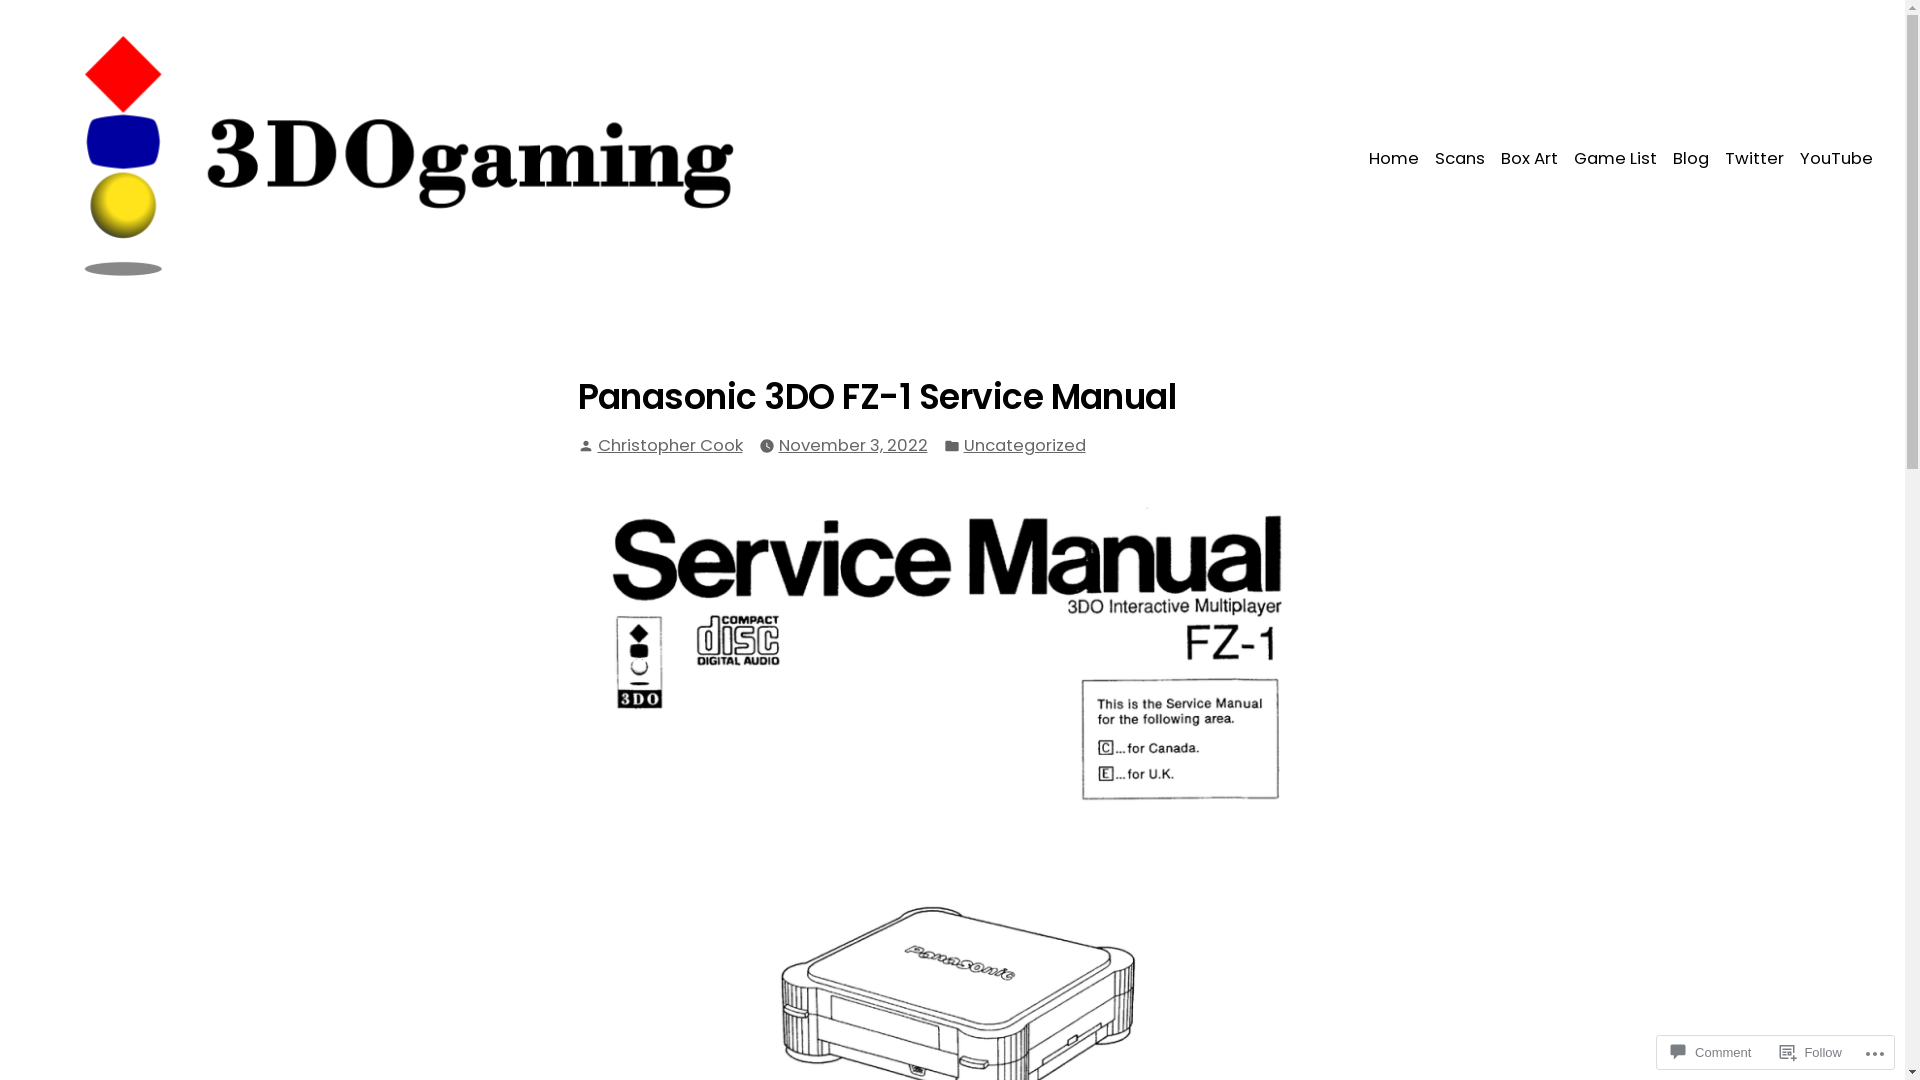 This screenshot has width=1920, height=1080. Describe the element at coordinates (1753, 158) in the screenshot. I see `'Twitter'` at that location.